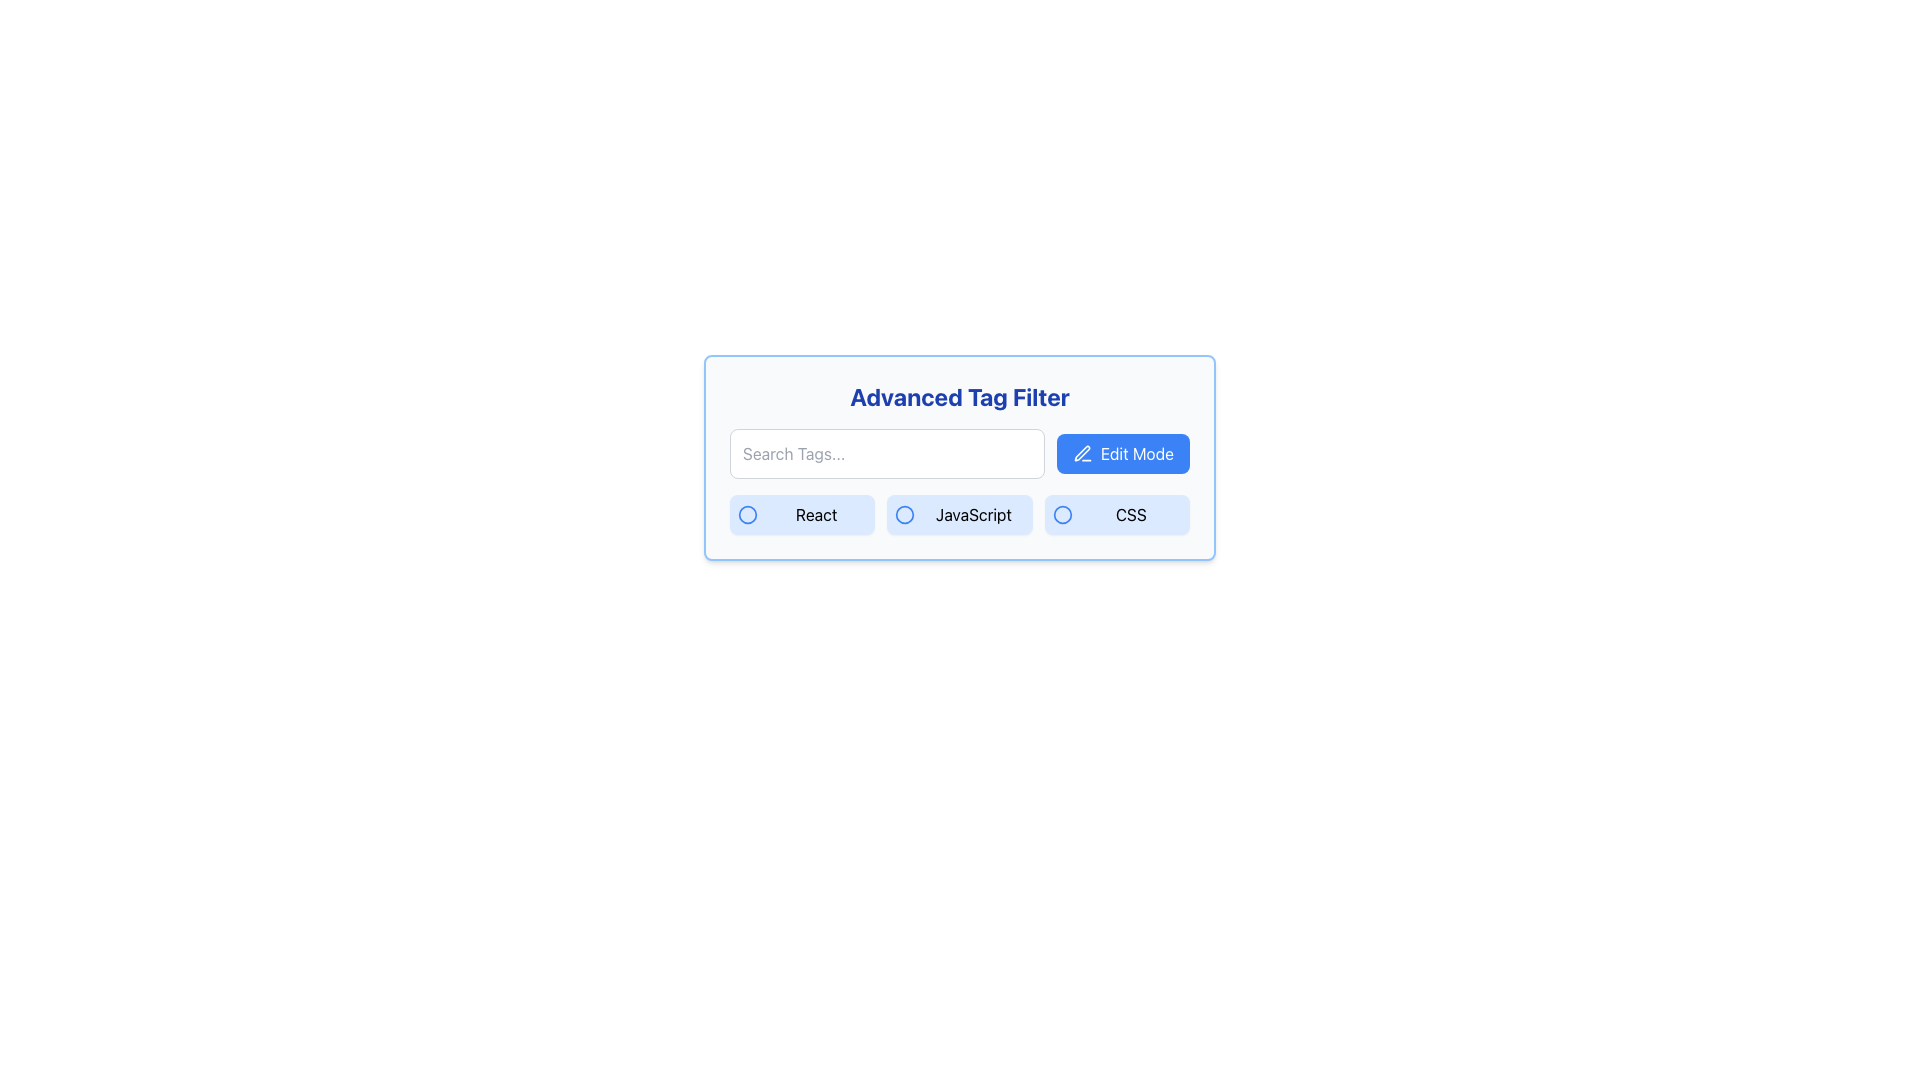 The image size is (1920, 1080). I want to click on the icon located on the left side of the 'Edit Mode' button, which represents the editing functionality, so click(1081, 454).